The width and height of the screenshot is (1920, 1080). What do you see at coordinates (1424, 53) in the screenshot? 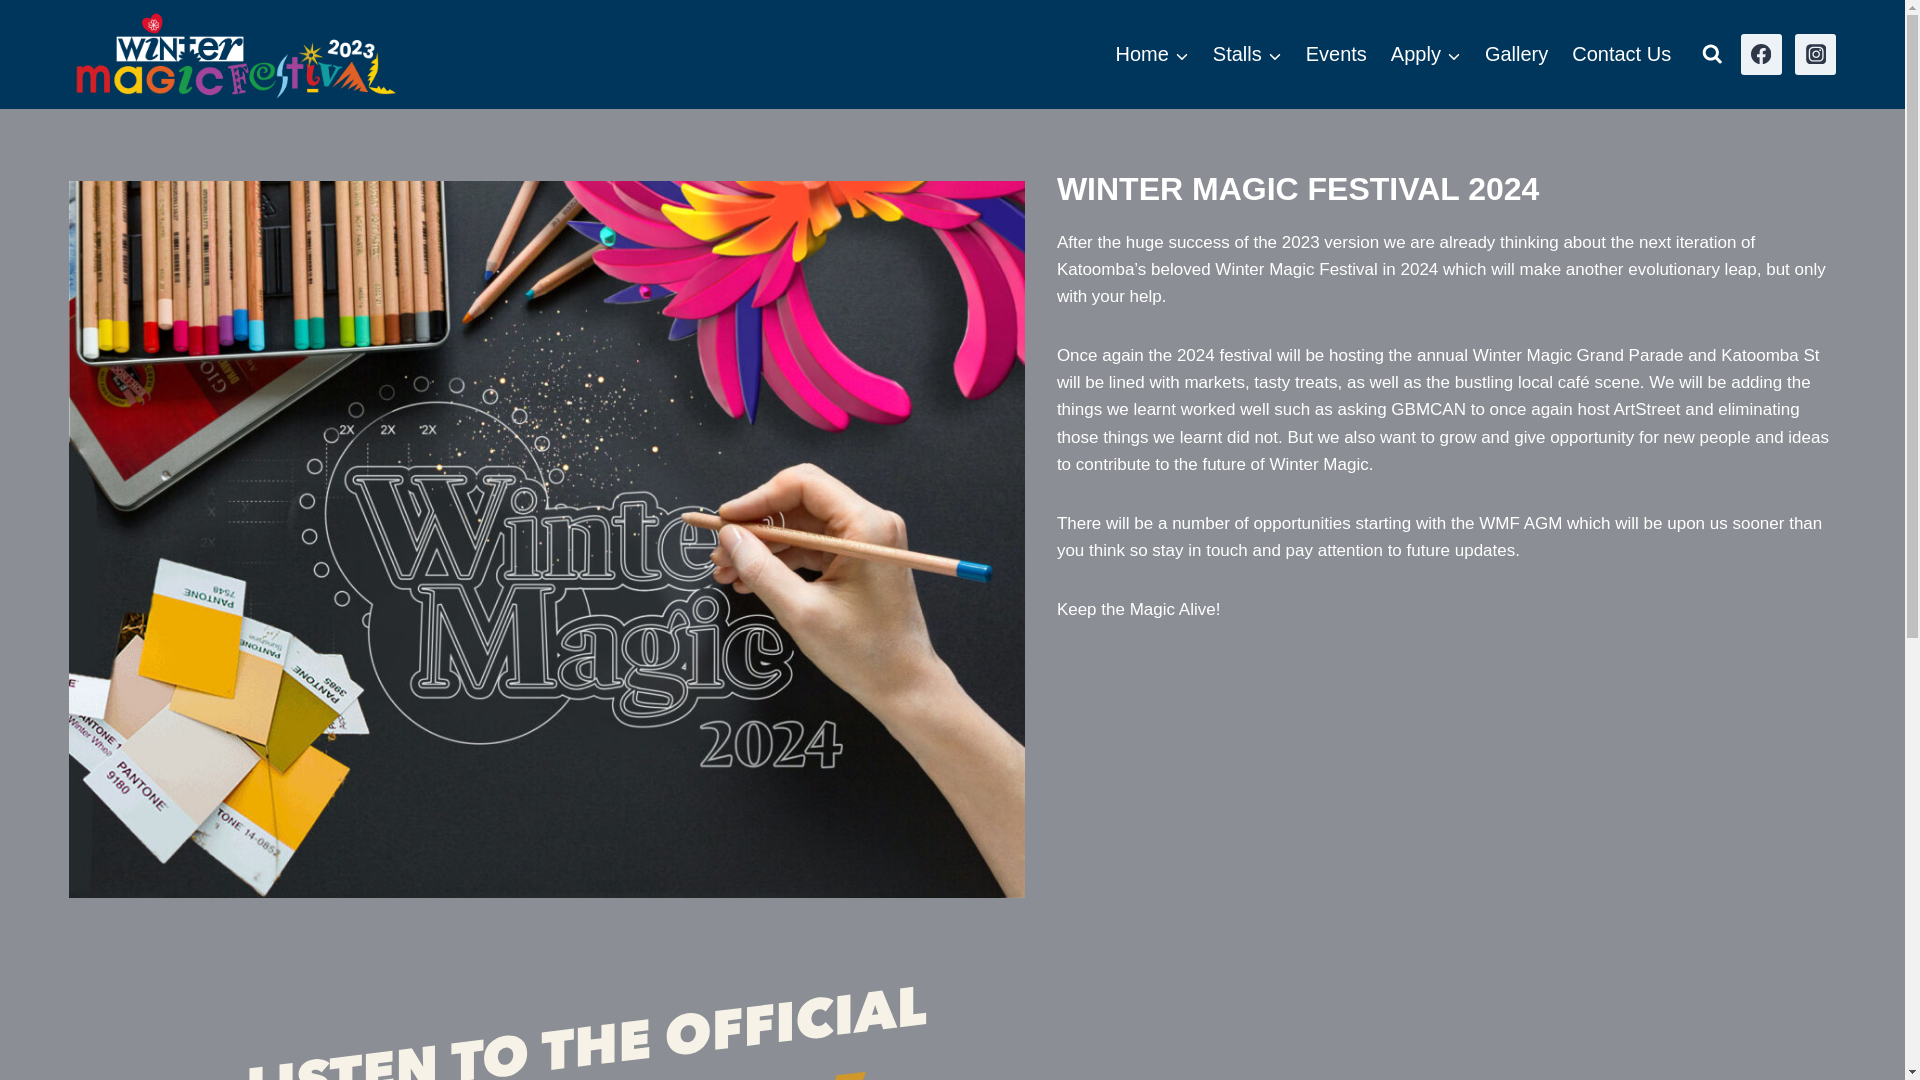
I see `'Apply'` at bounding box center [1424, 53].